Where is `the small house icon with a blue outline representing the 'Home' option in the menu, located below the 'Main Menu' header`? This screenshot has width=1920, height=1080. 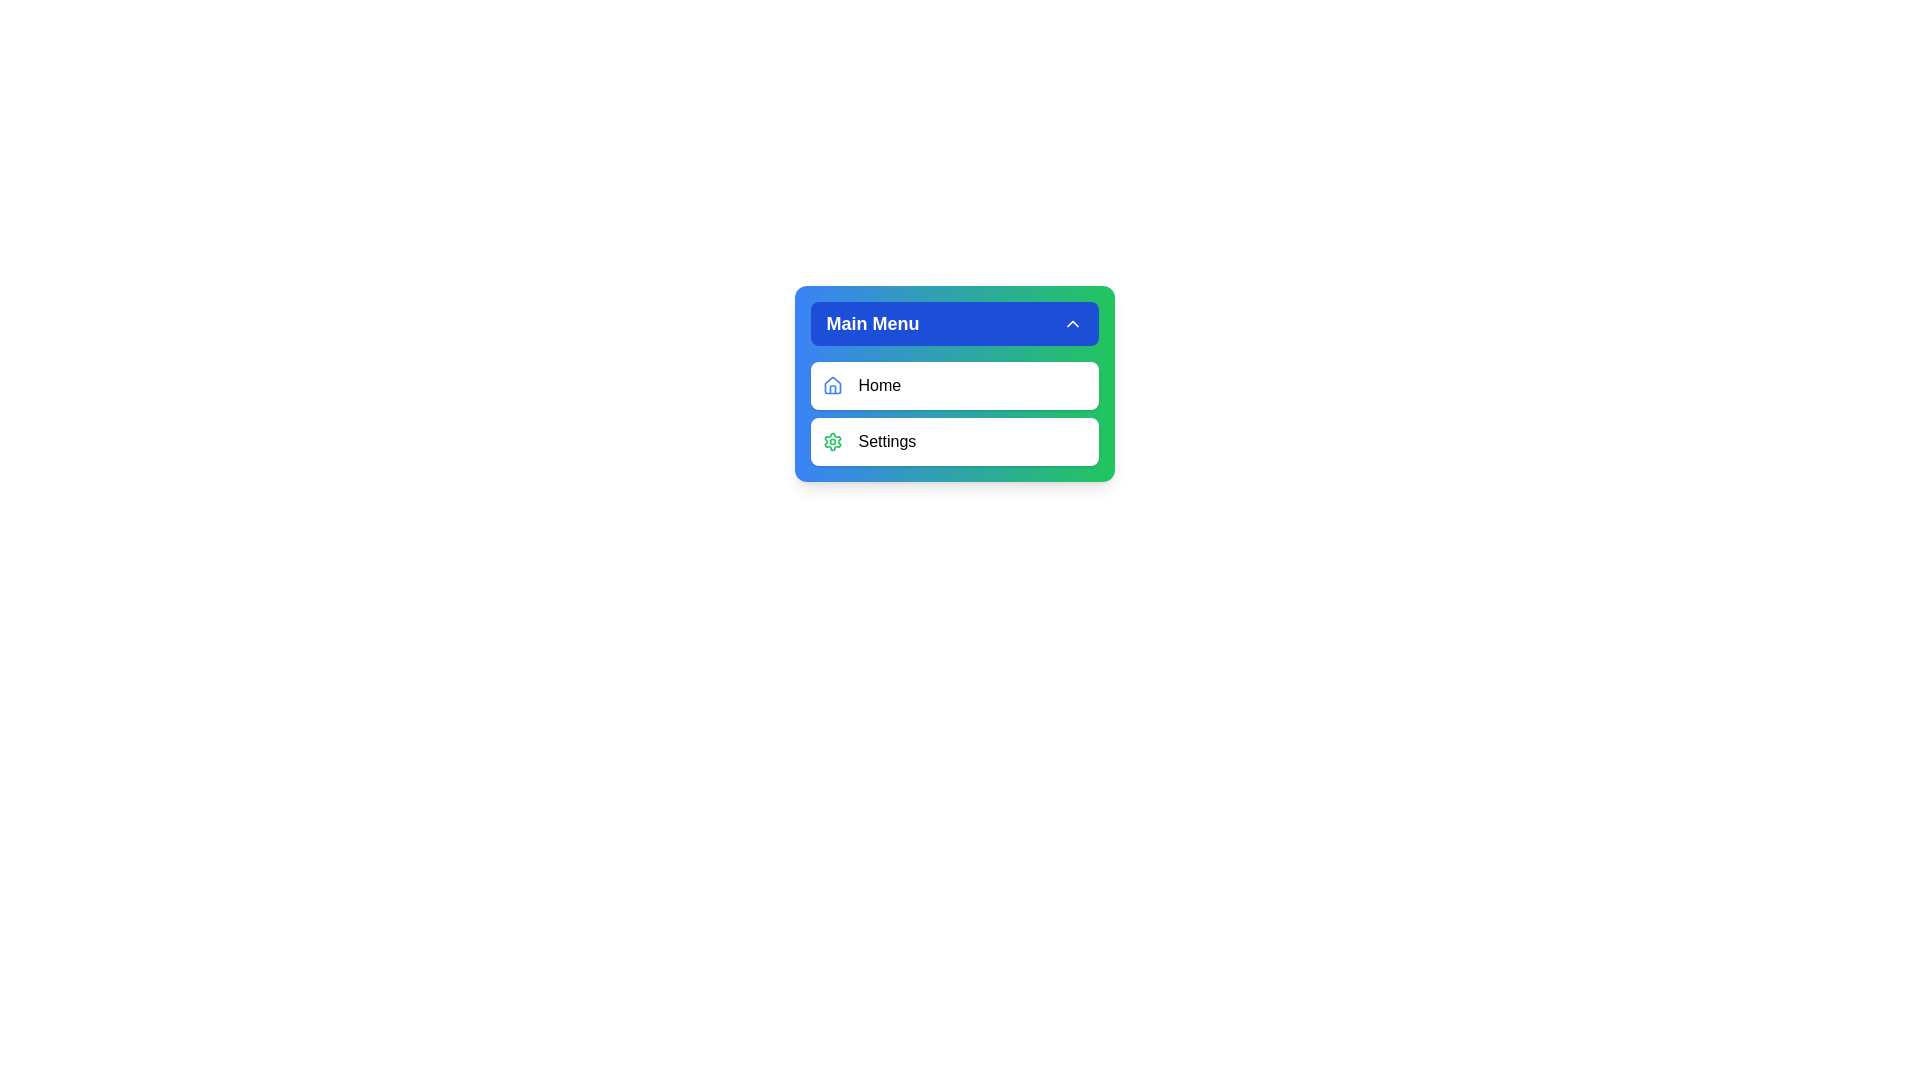
the small house icon with a blue outline representing the 'Home' option in the menu, located below the 'Main Menu' header is located at coordinates (832, 385).